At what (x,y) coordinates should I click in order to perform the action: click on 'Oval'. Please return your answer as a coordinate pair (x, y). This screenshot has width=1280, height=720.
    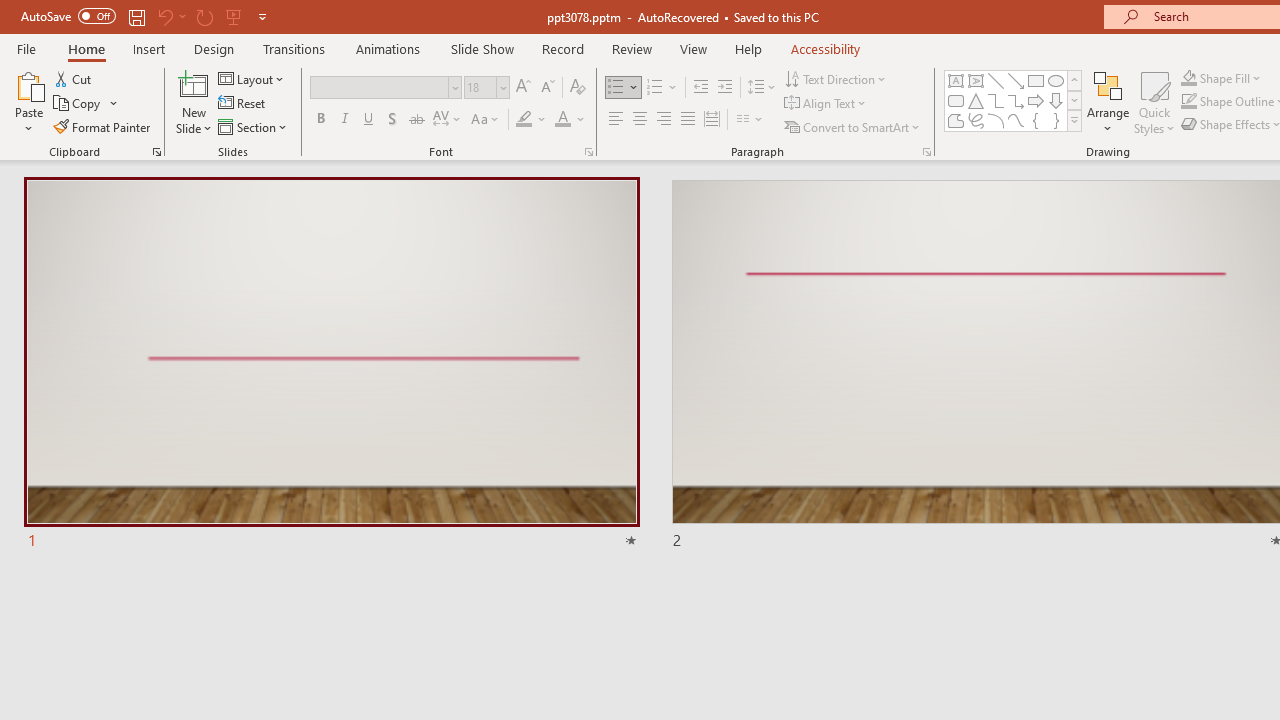
    Looking at the image, I should click on (1055, 80).